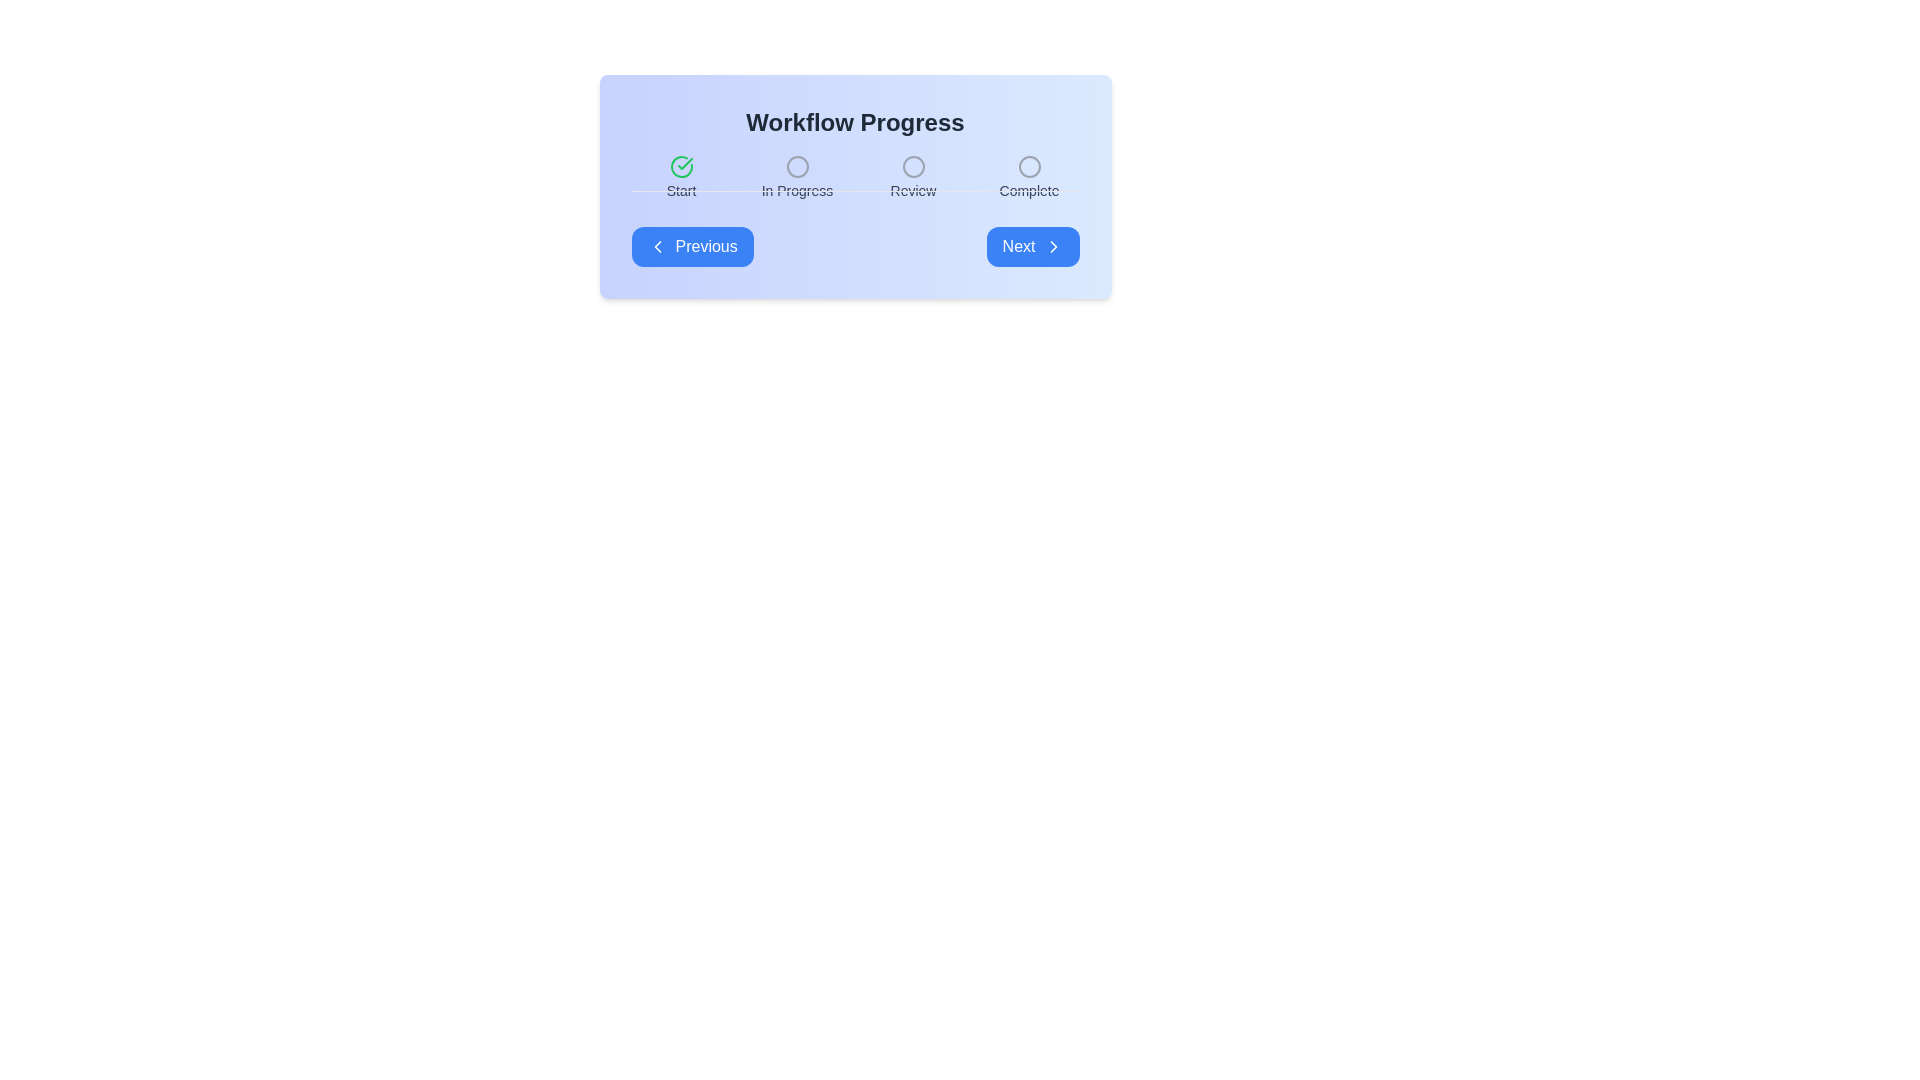 Image resolution: width=1920 pixels, height=1080 pixels. What do you see at coordinates (796, 191) in the screenshot?
I see `text label indicating the 'In Progress' step of the workflow, located under the second circular icon in the progress bar` at bounding box center [796, 191].